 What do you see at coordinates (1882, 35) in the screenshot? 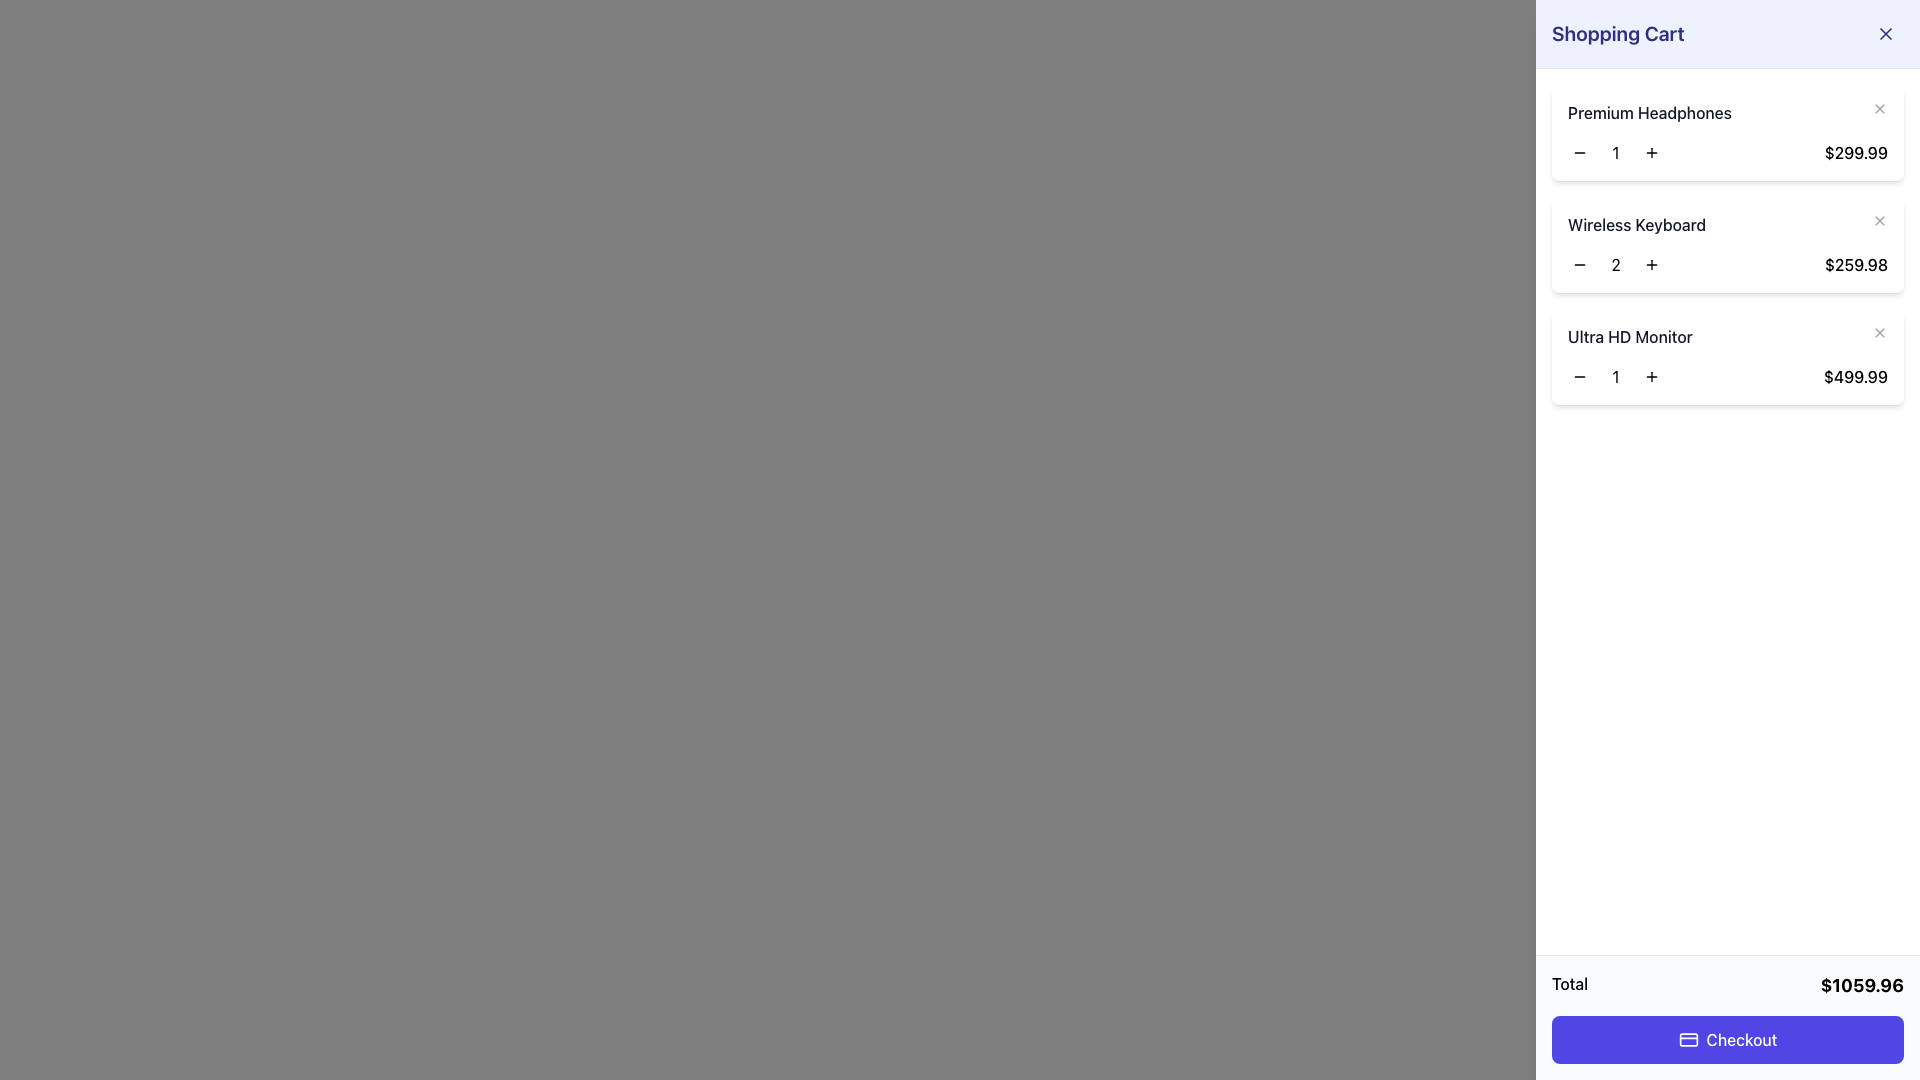
I see `the close button located at the top-right corner of the sidebar, adjacent to the 'Shopping Cart' label` at bounding box center [1882, 35].